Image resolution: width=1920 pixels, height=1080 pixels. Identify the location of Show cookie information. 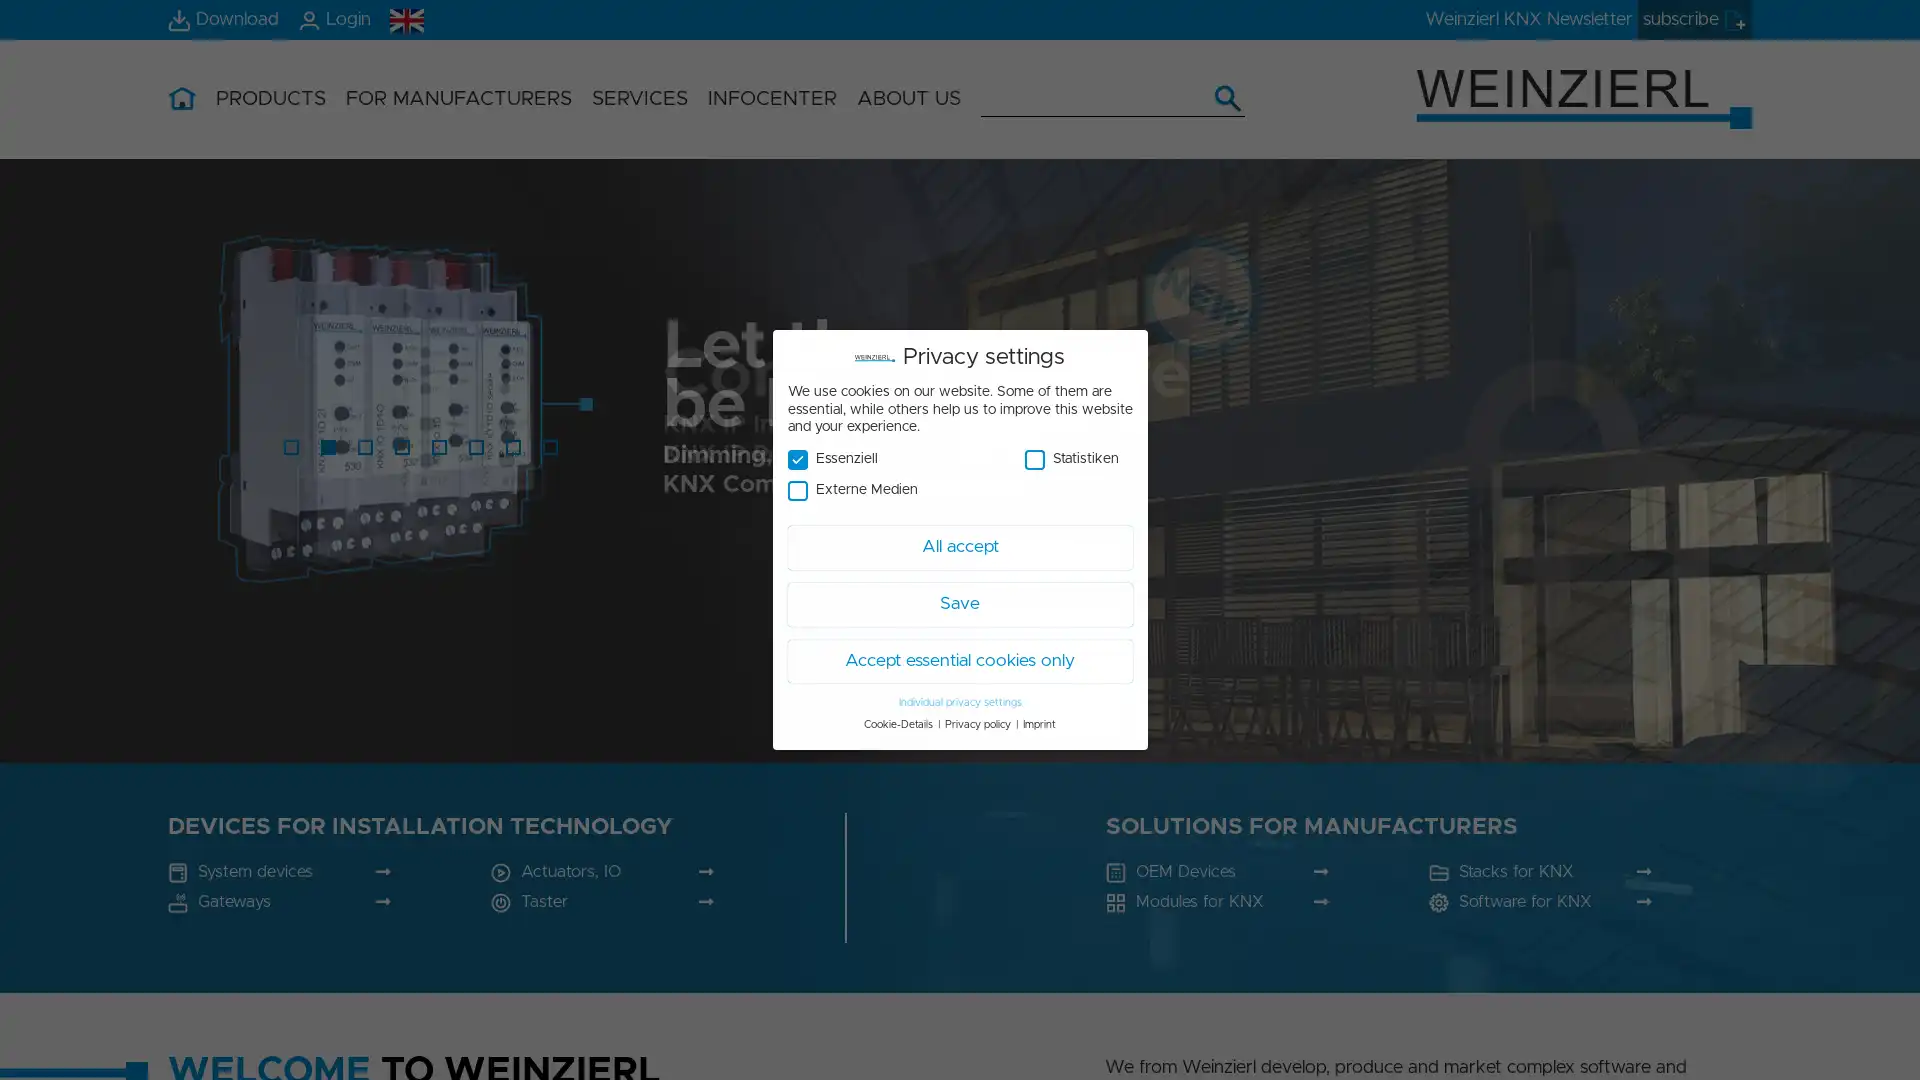
(958, 1066).